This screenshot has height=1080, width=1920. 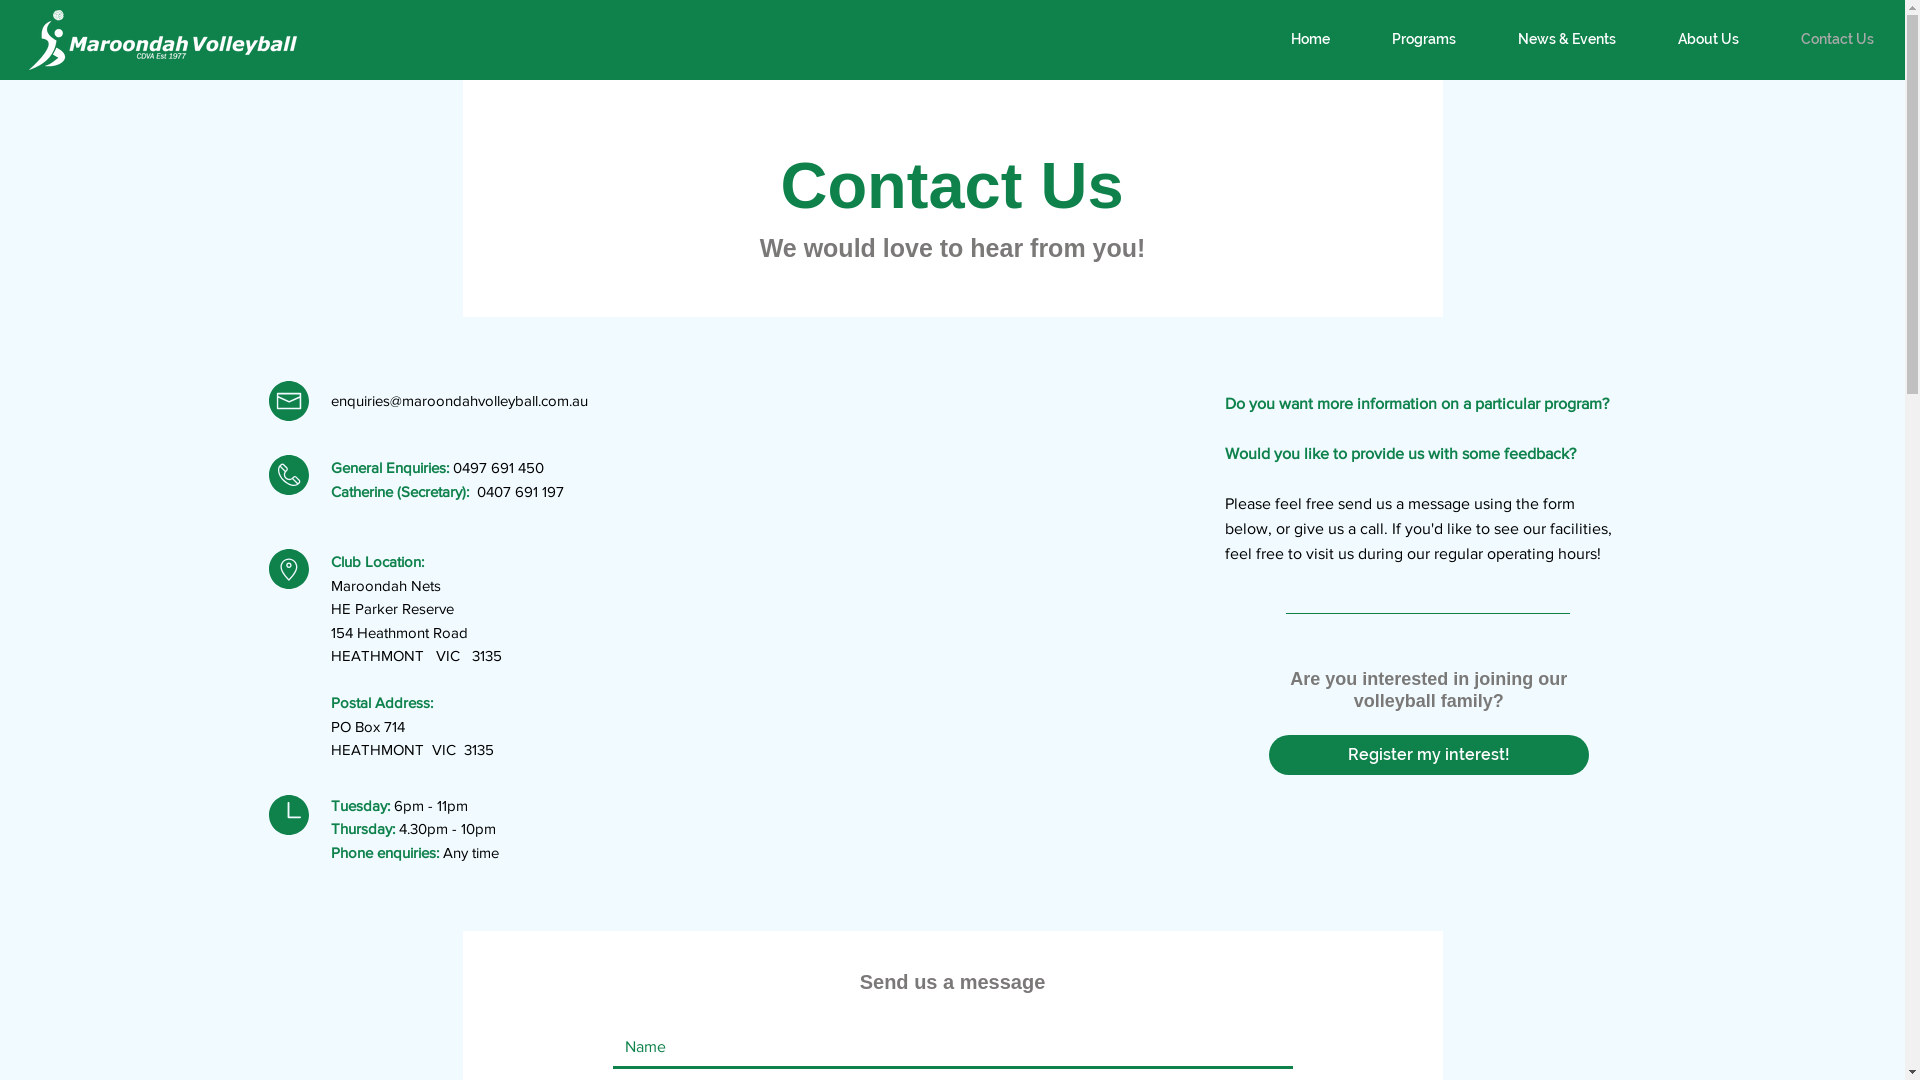 I want to click on 'enquiries@maroondahvolleyball.com.au', so click(x=458, y=400).